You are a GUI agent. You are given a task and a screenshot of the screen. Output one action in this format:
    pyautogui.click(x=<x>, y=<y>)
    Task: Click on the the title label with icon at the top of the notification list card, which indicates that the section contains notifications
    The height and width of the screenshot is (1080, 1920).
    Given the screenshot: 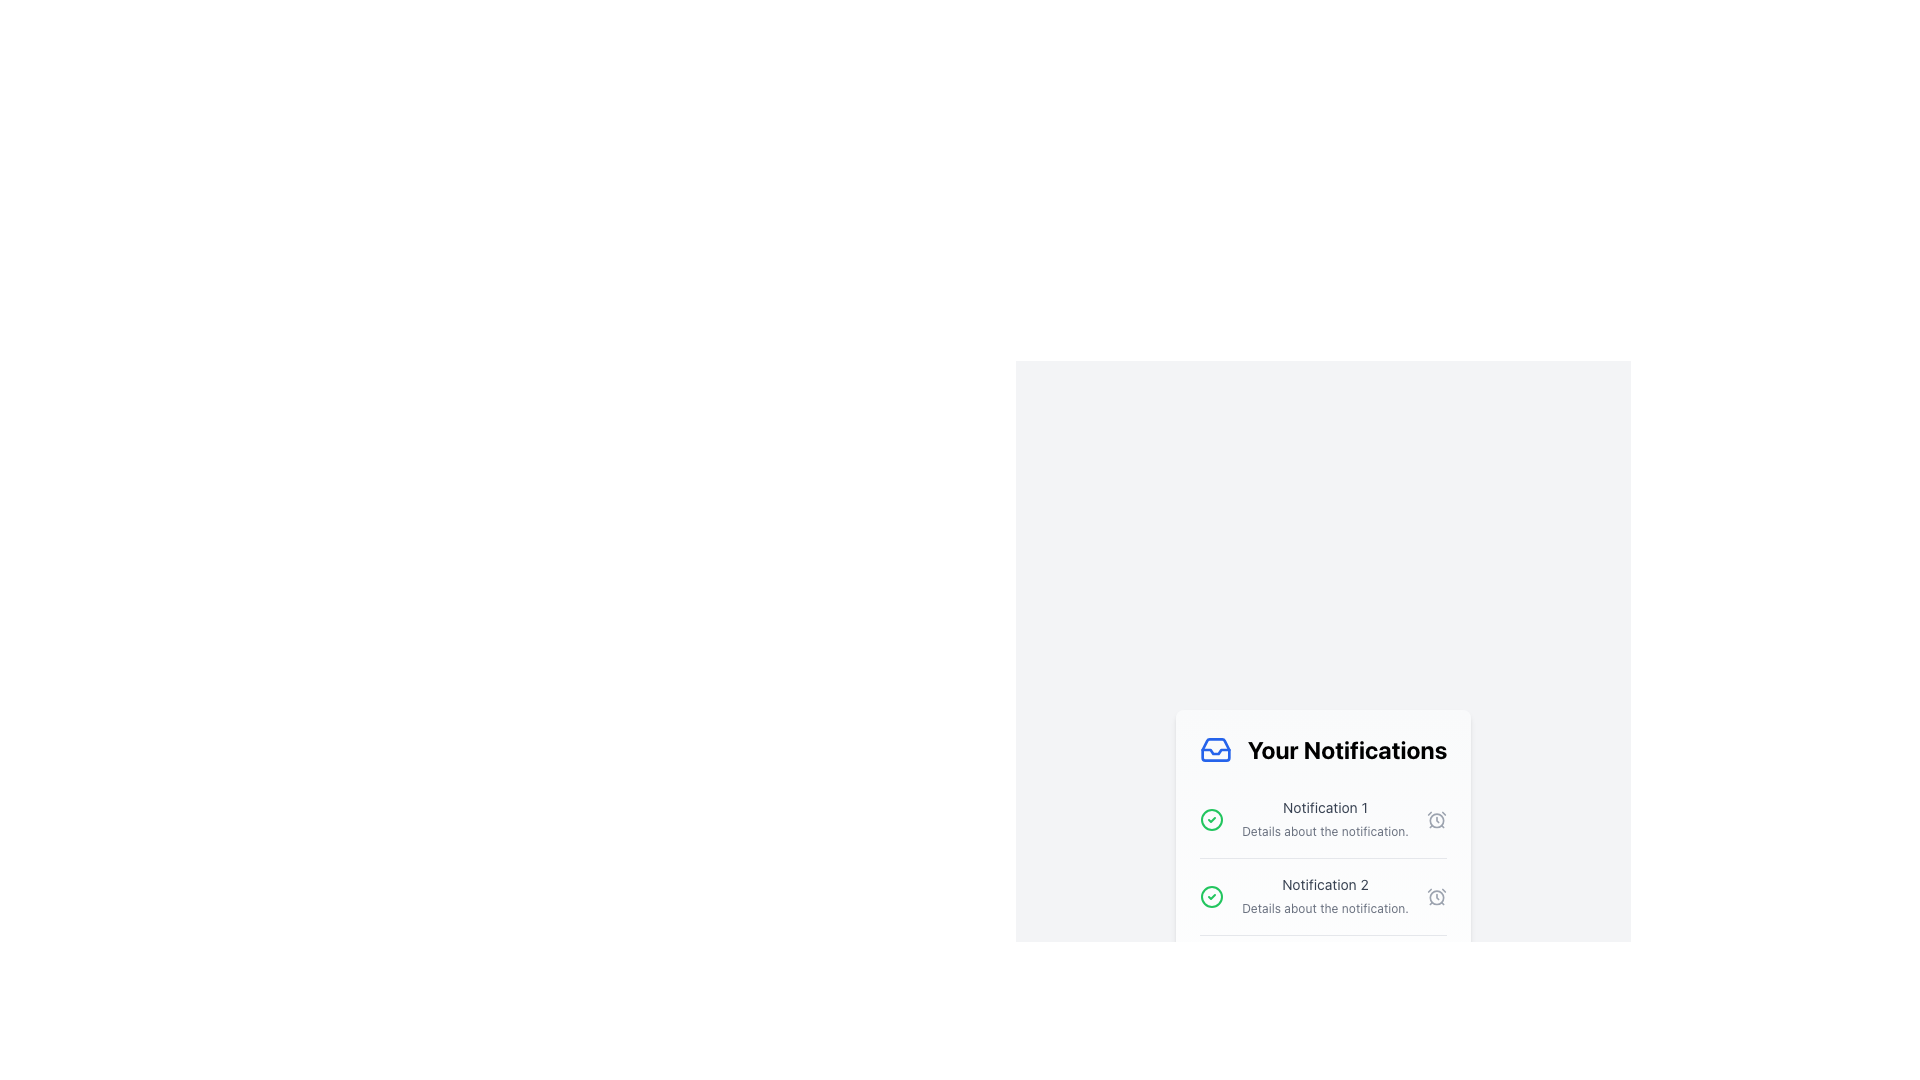 What is the action you would take?
    pyautogui.click(x=1323, y=749)
    